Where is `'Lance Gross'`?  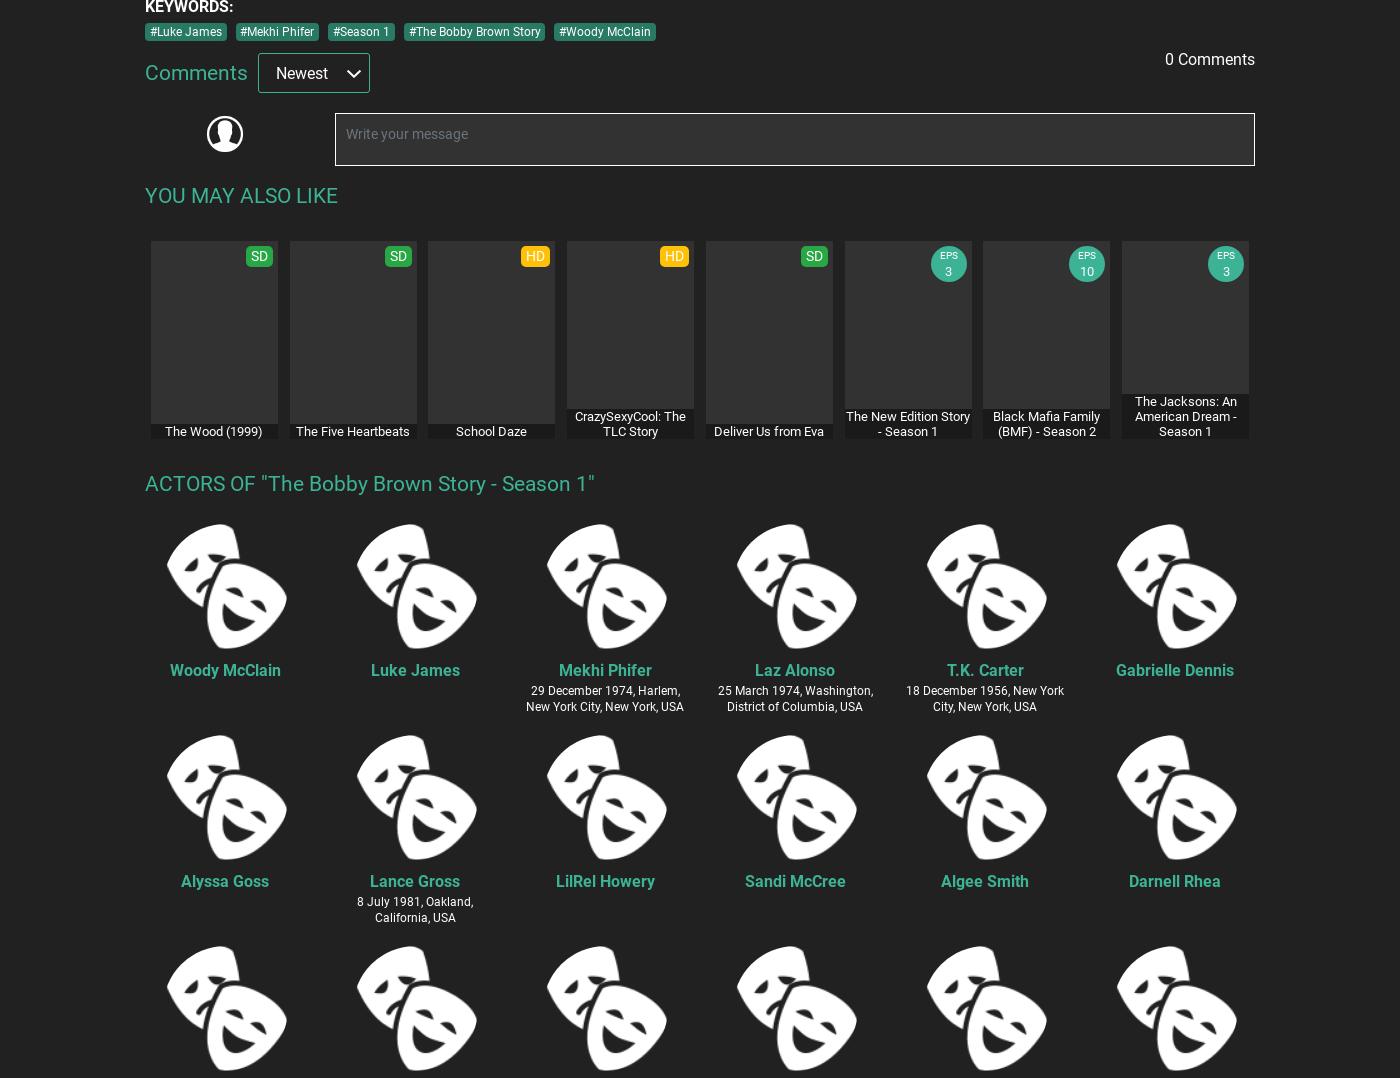
'Lance Gross' is located at coordinates (414, 879).